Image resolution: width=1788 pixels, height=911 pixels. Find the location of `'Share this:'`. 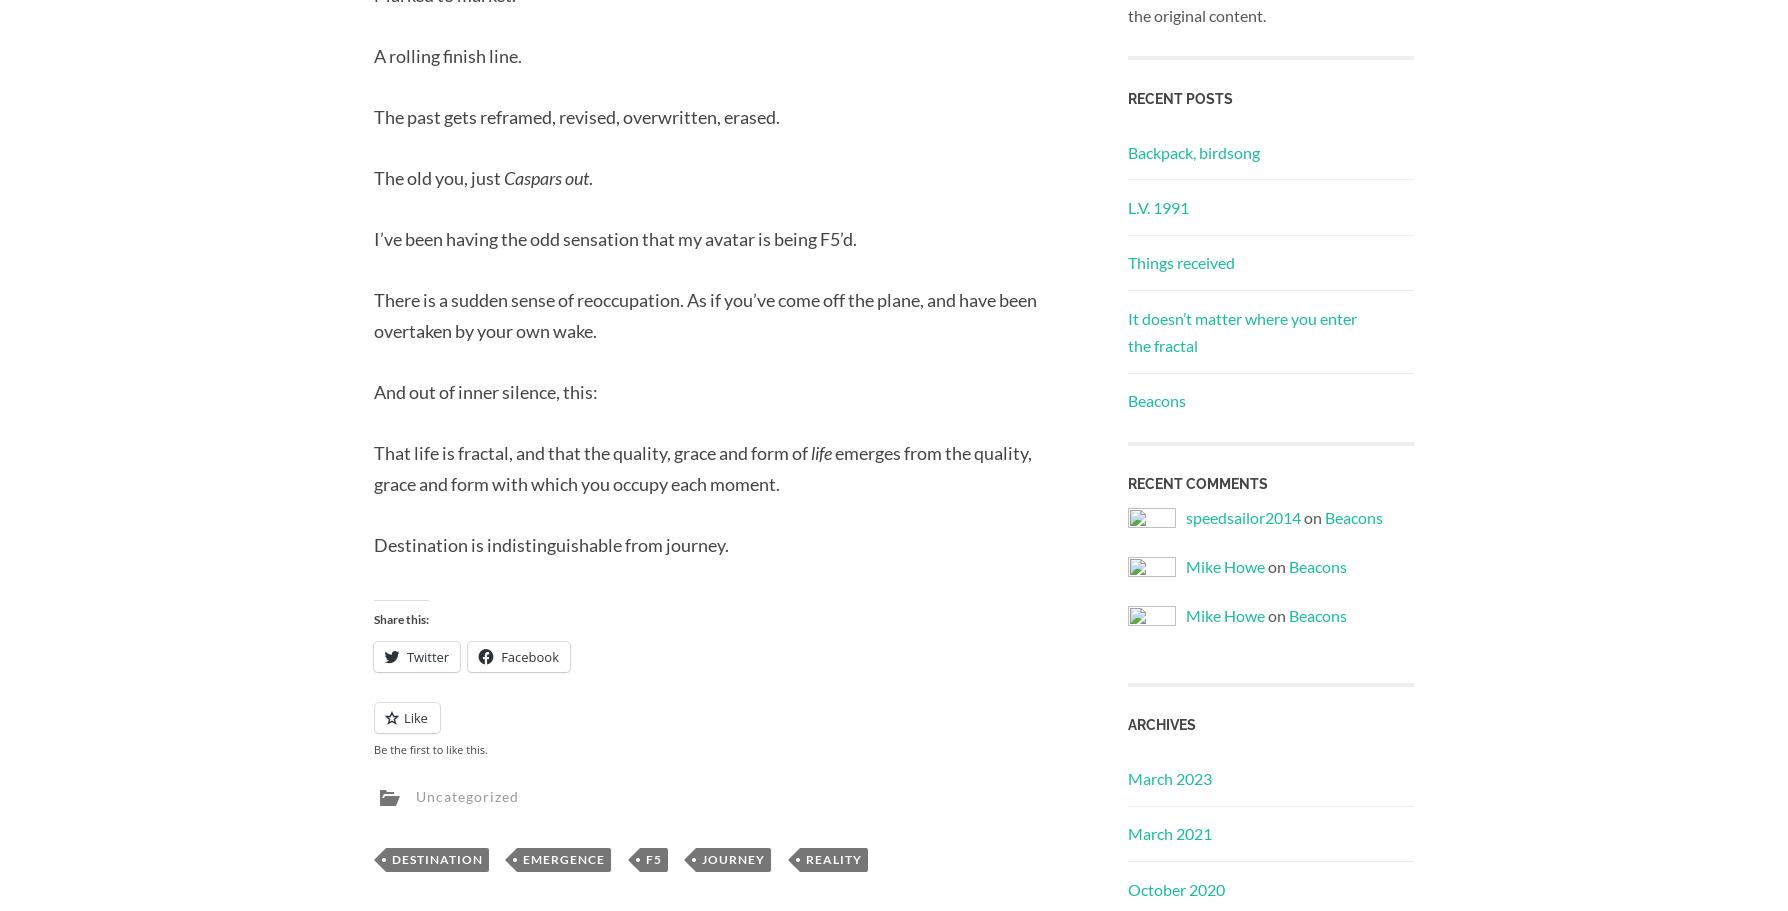

'Share this:' is located at coordinates (400, 618).